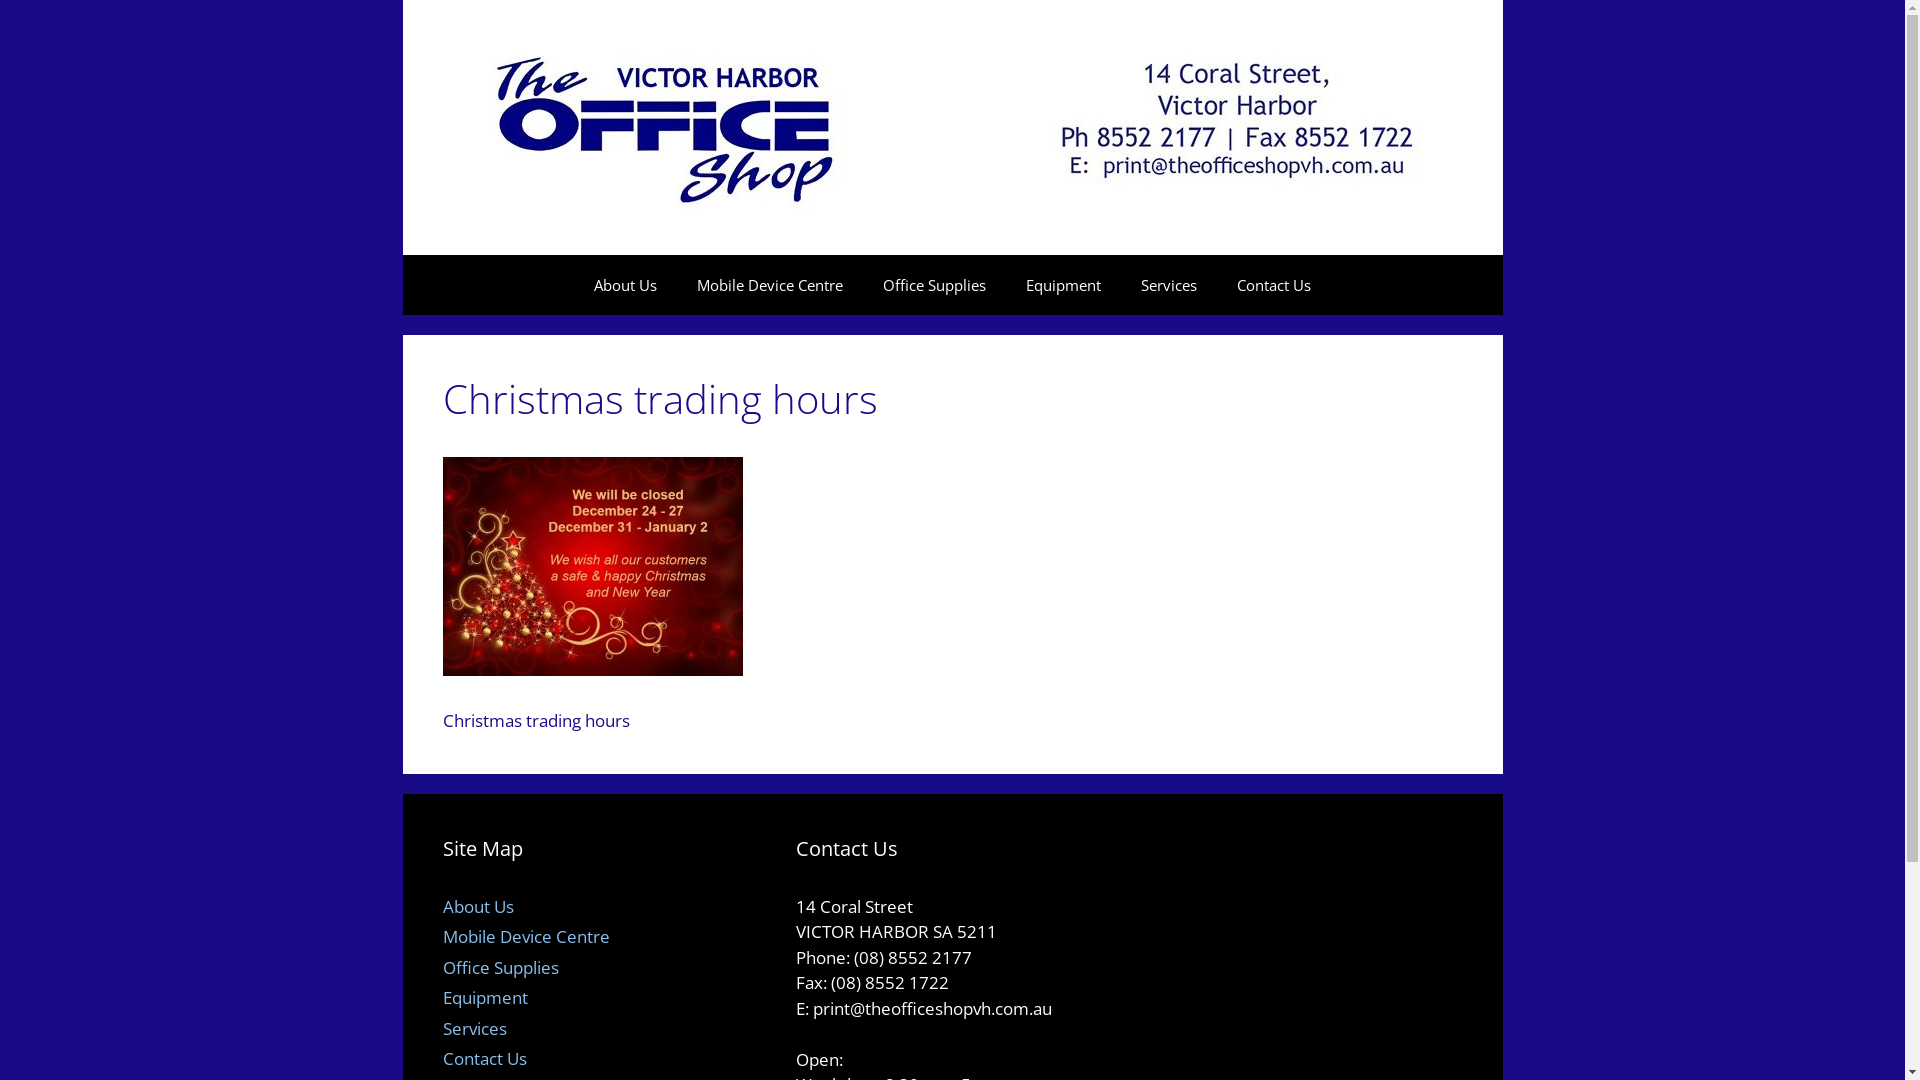 Image resolution: width=1920 pixels, height=1080 pixels. Describe the element at coordinates (1272, 285) in the screenshot. I see `'Contact Us'` at that location.